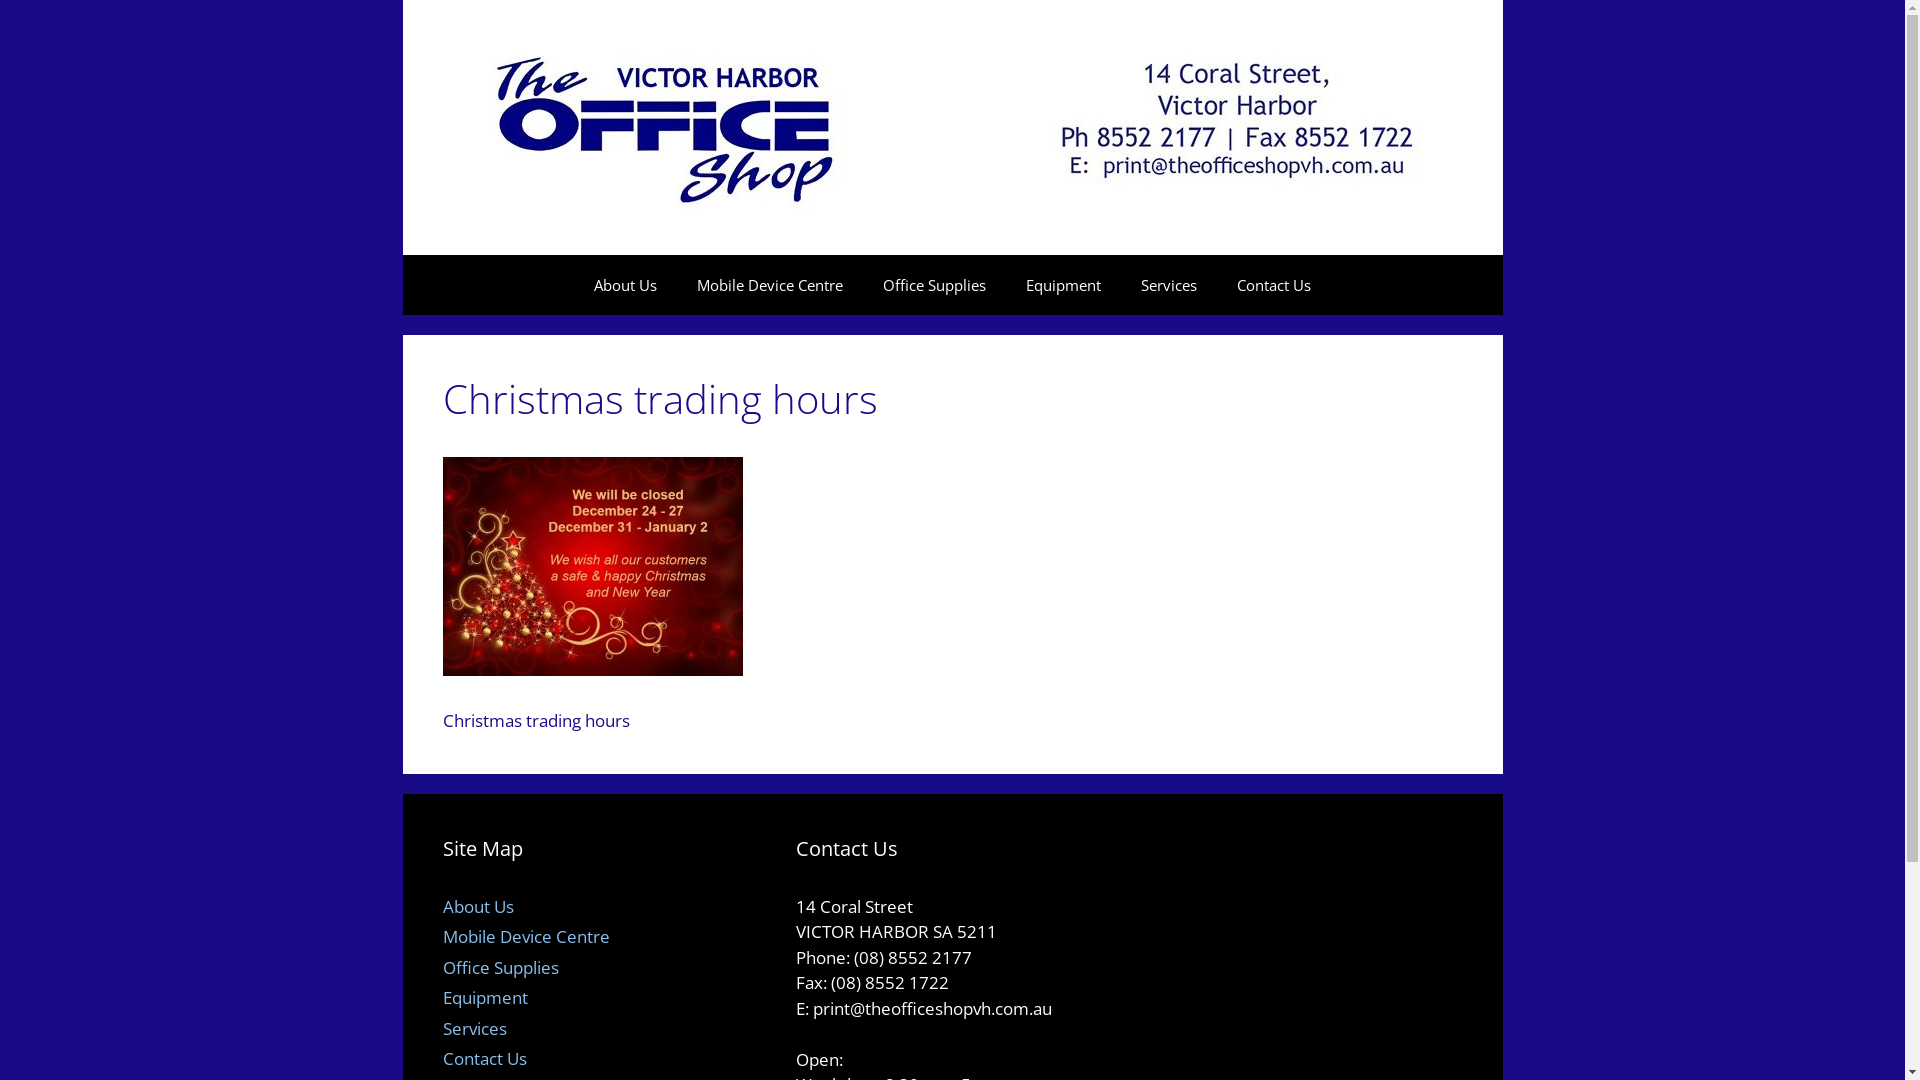 Image resolution: width=1920 pixels, height=1080 pixels. Describe the element at coordinates (1272, 285) in the screenshot. I see `'Contact Us'` at that location.